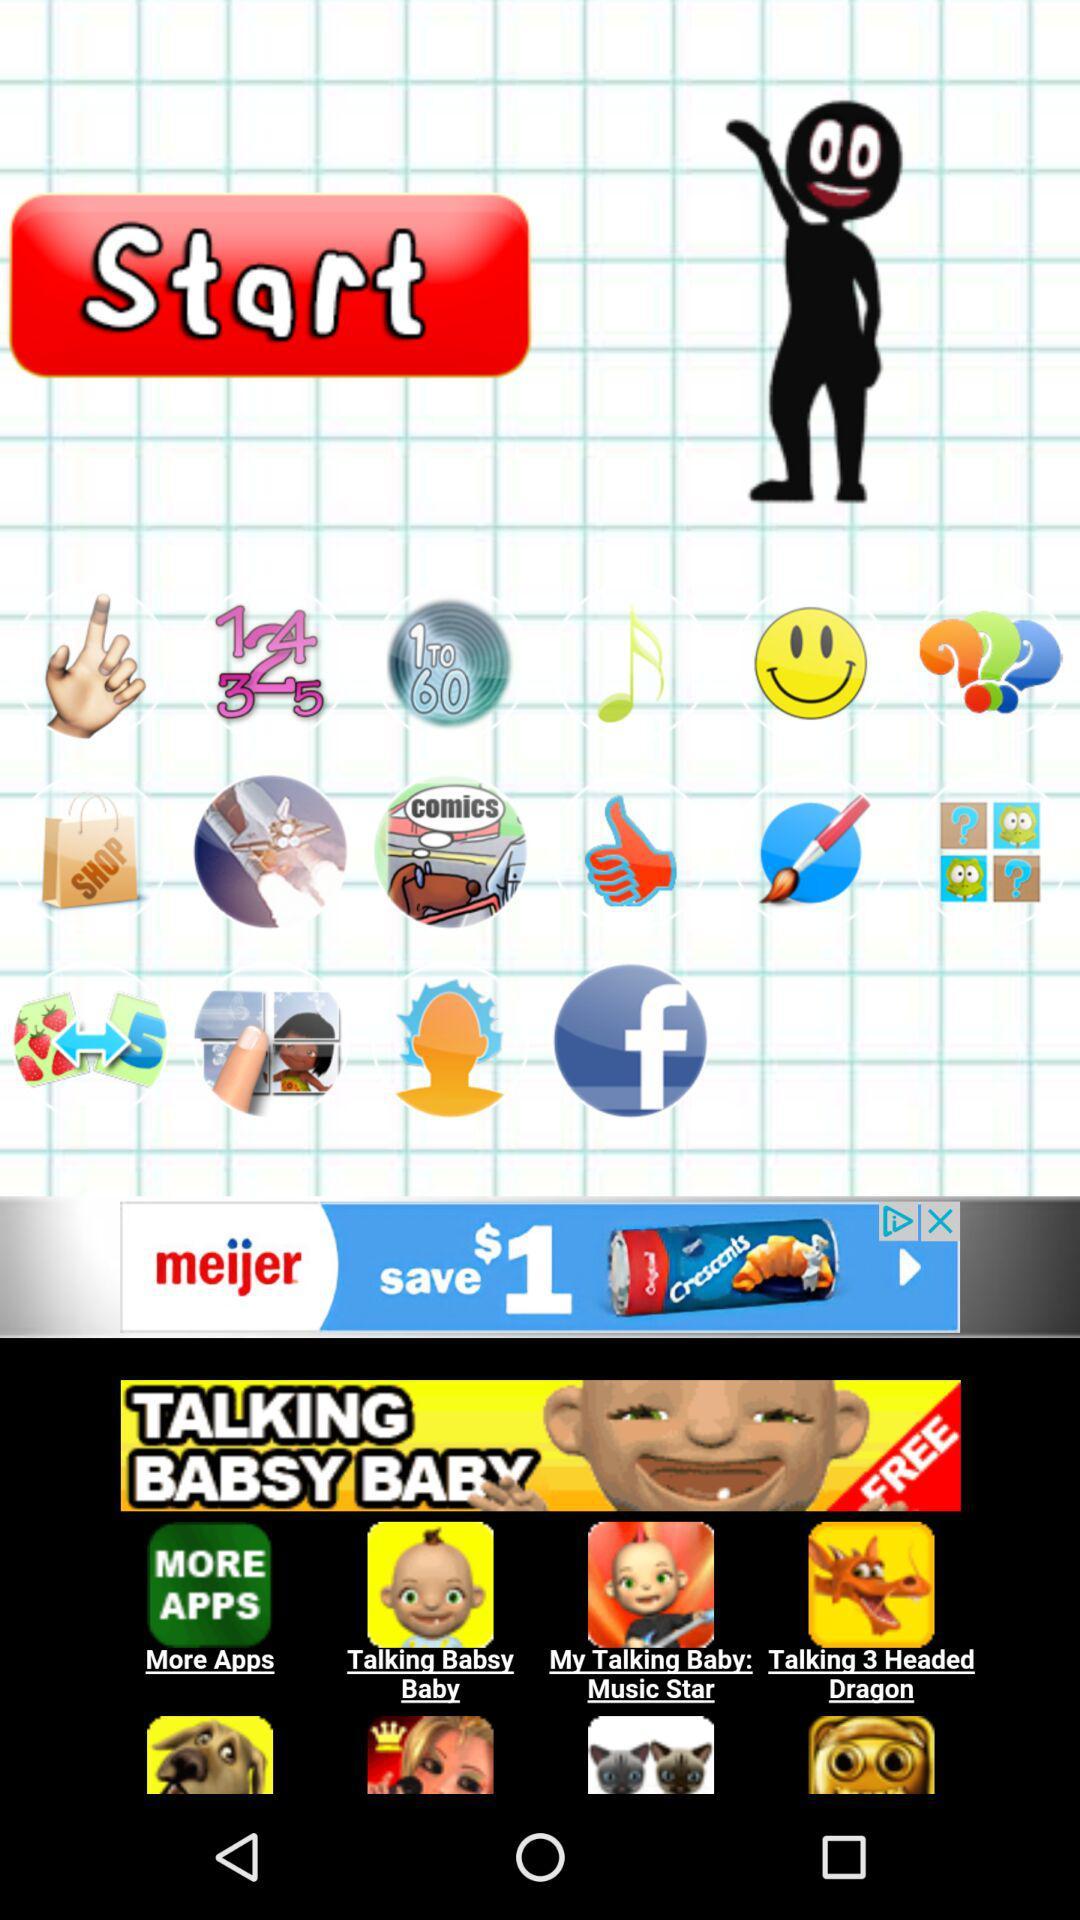 The width and height of the screenshot is (1080, 1920). I want to click on the avatar icon, so click(88, 709).